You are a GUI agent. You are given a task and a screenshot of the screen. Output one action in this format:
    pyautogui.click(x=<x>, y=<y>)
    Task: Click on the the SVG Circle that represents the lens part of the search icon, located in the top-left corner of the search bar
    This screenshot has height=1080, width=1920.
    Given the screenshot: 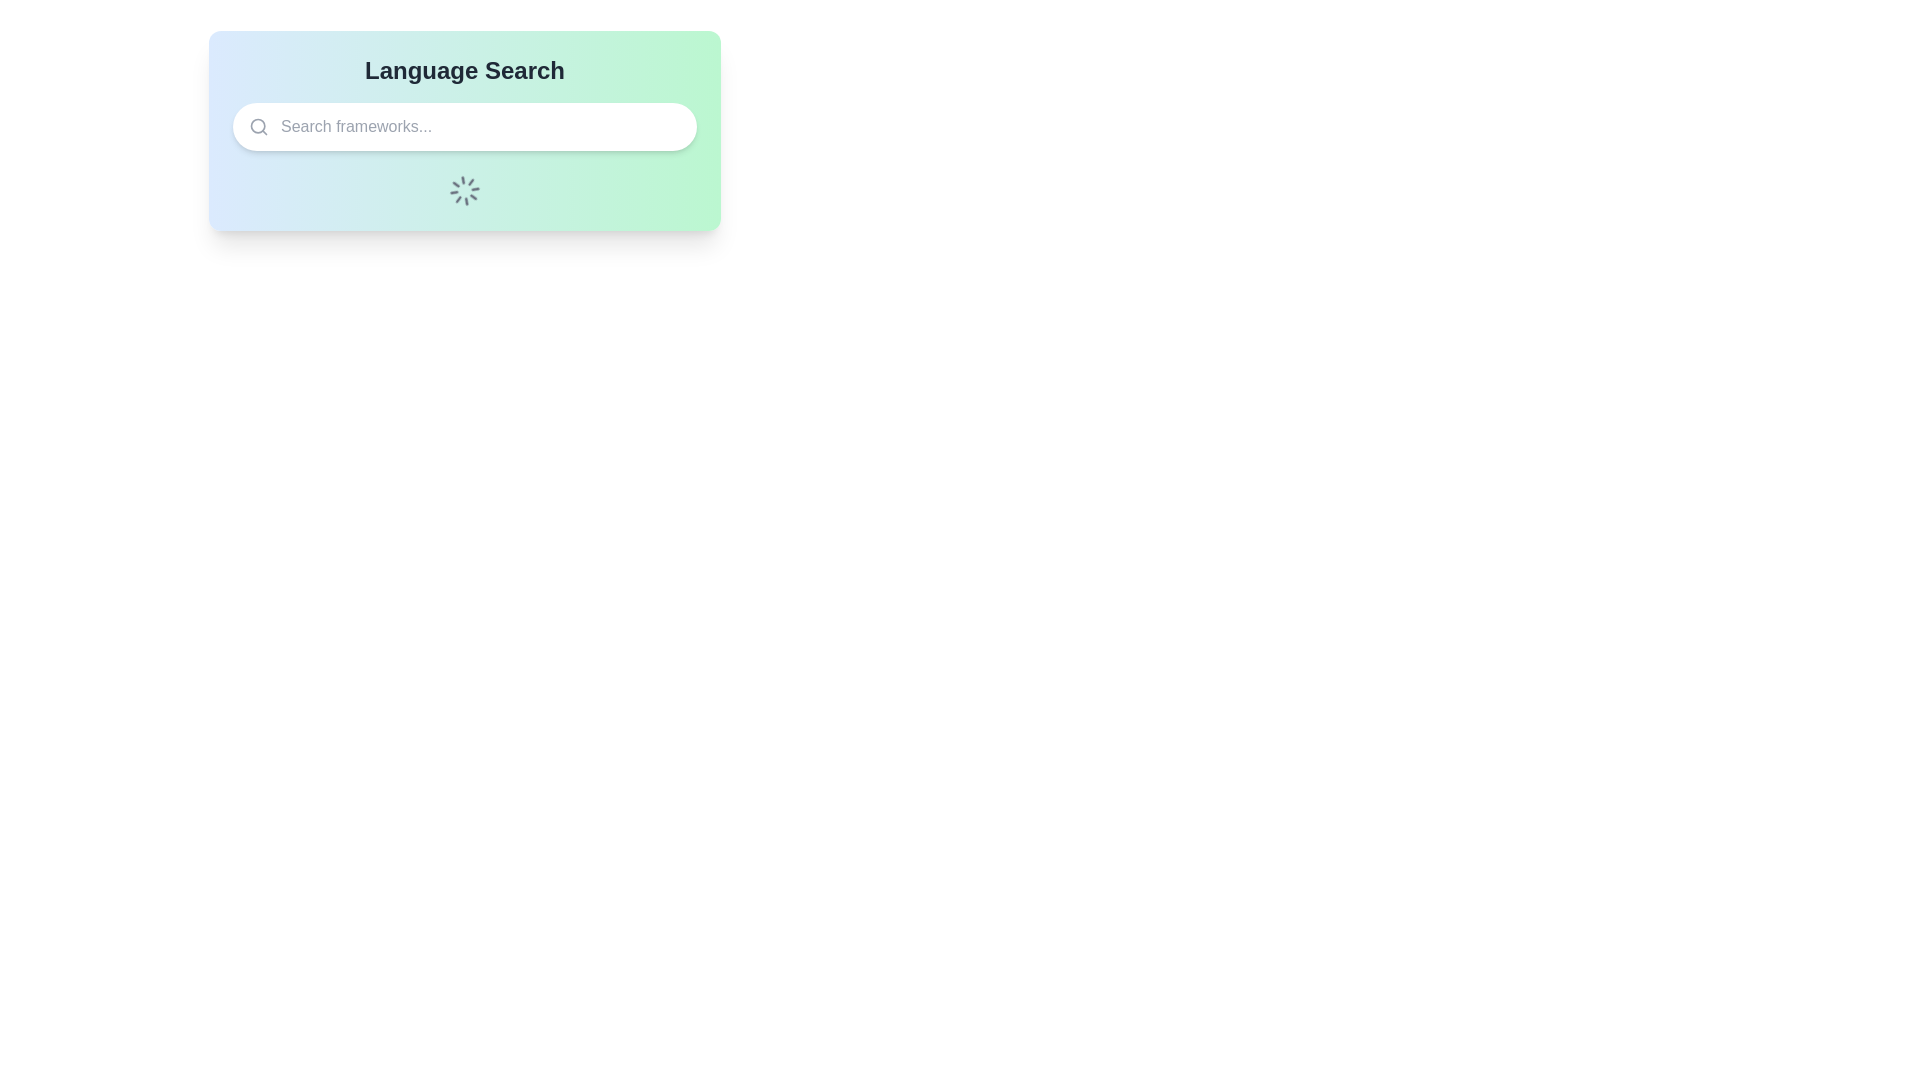 What is the action you would take?
    pyautogui.click(x=257, y=126)
    